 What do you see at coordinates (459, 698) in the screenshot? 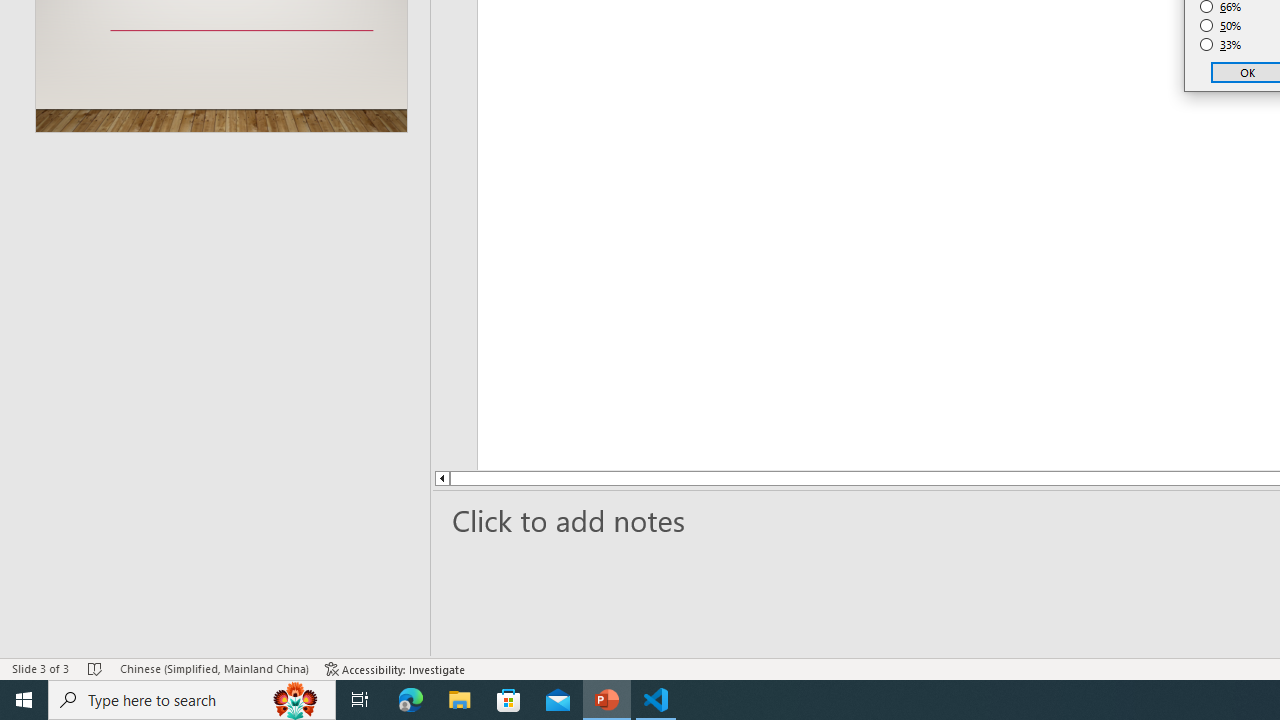
I see `'File Explorer'` at bounding box center [459, 698].